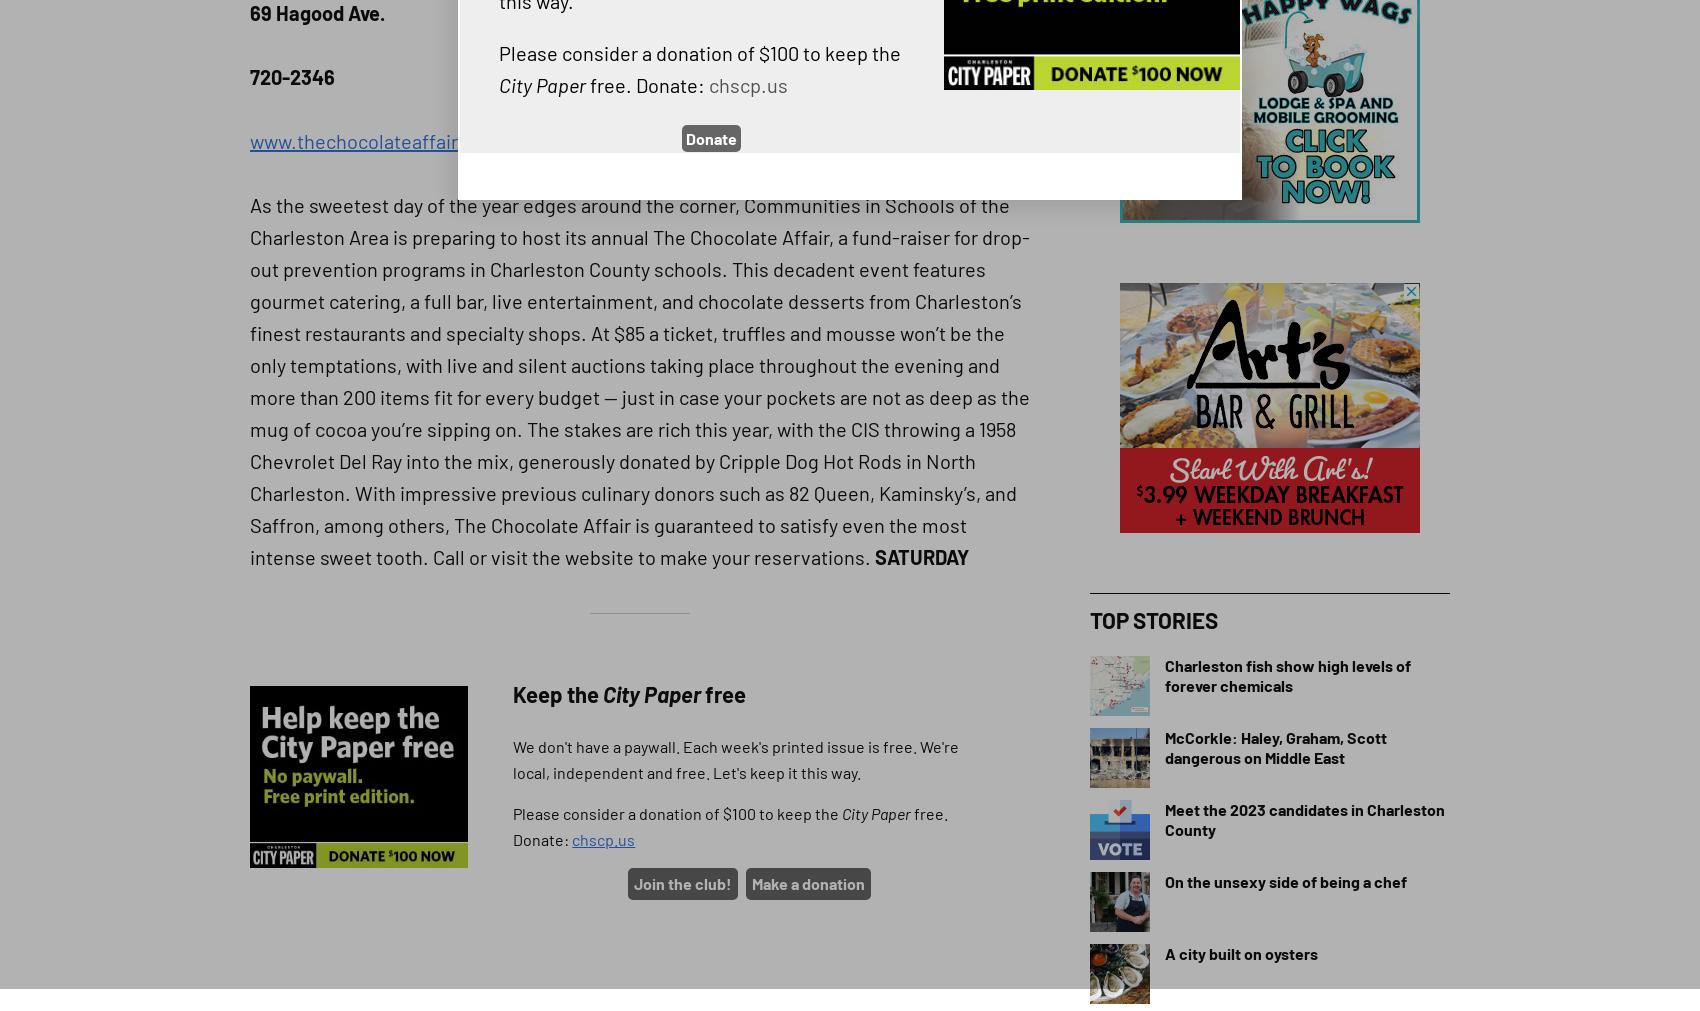 This screenshot has width=1700, height=1011. What do you see at coordinates (369, 139) in the screenshot?
I see `'www.thechocolateaffair.net'` at bounding box center [369, 139].